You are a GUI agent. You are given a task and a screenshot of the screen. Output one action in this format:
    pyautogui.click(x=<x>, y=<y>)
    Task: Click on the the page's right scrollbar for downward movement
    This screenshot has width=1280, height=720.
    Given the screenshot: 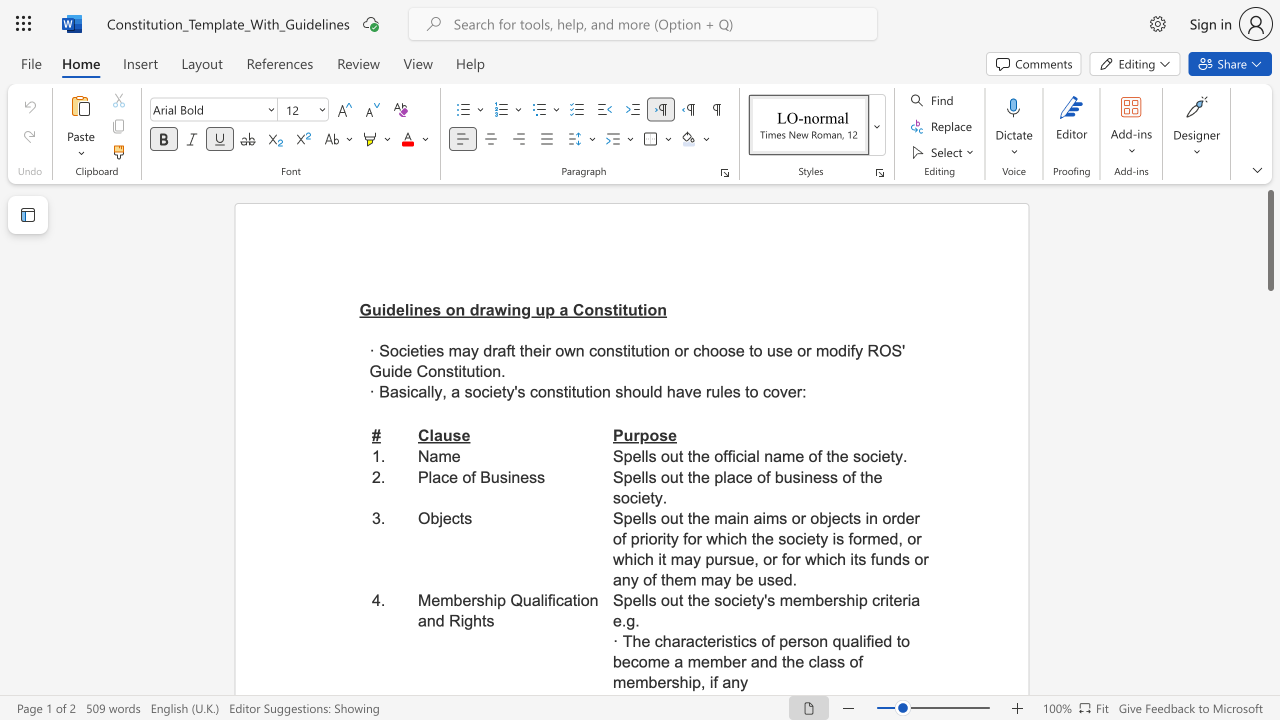 What is the action you would take?
    pyautogui.click(x=1269, y=360)
    